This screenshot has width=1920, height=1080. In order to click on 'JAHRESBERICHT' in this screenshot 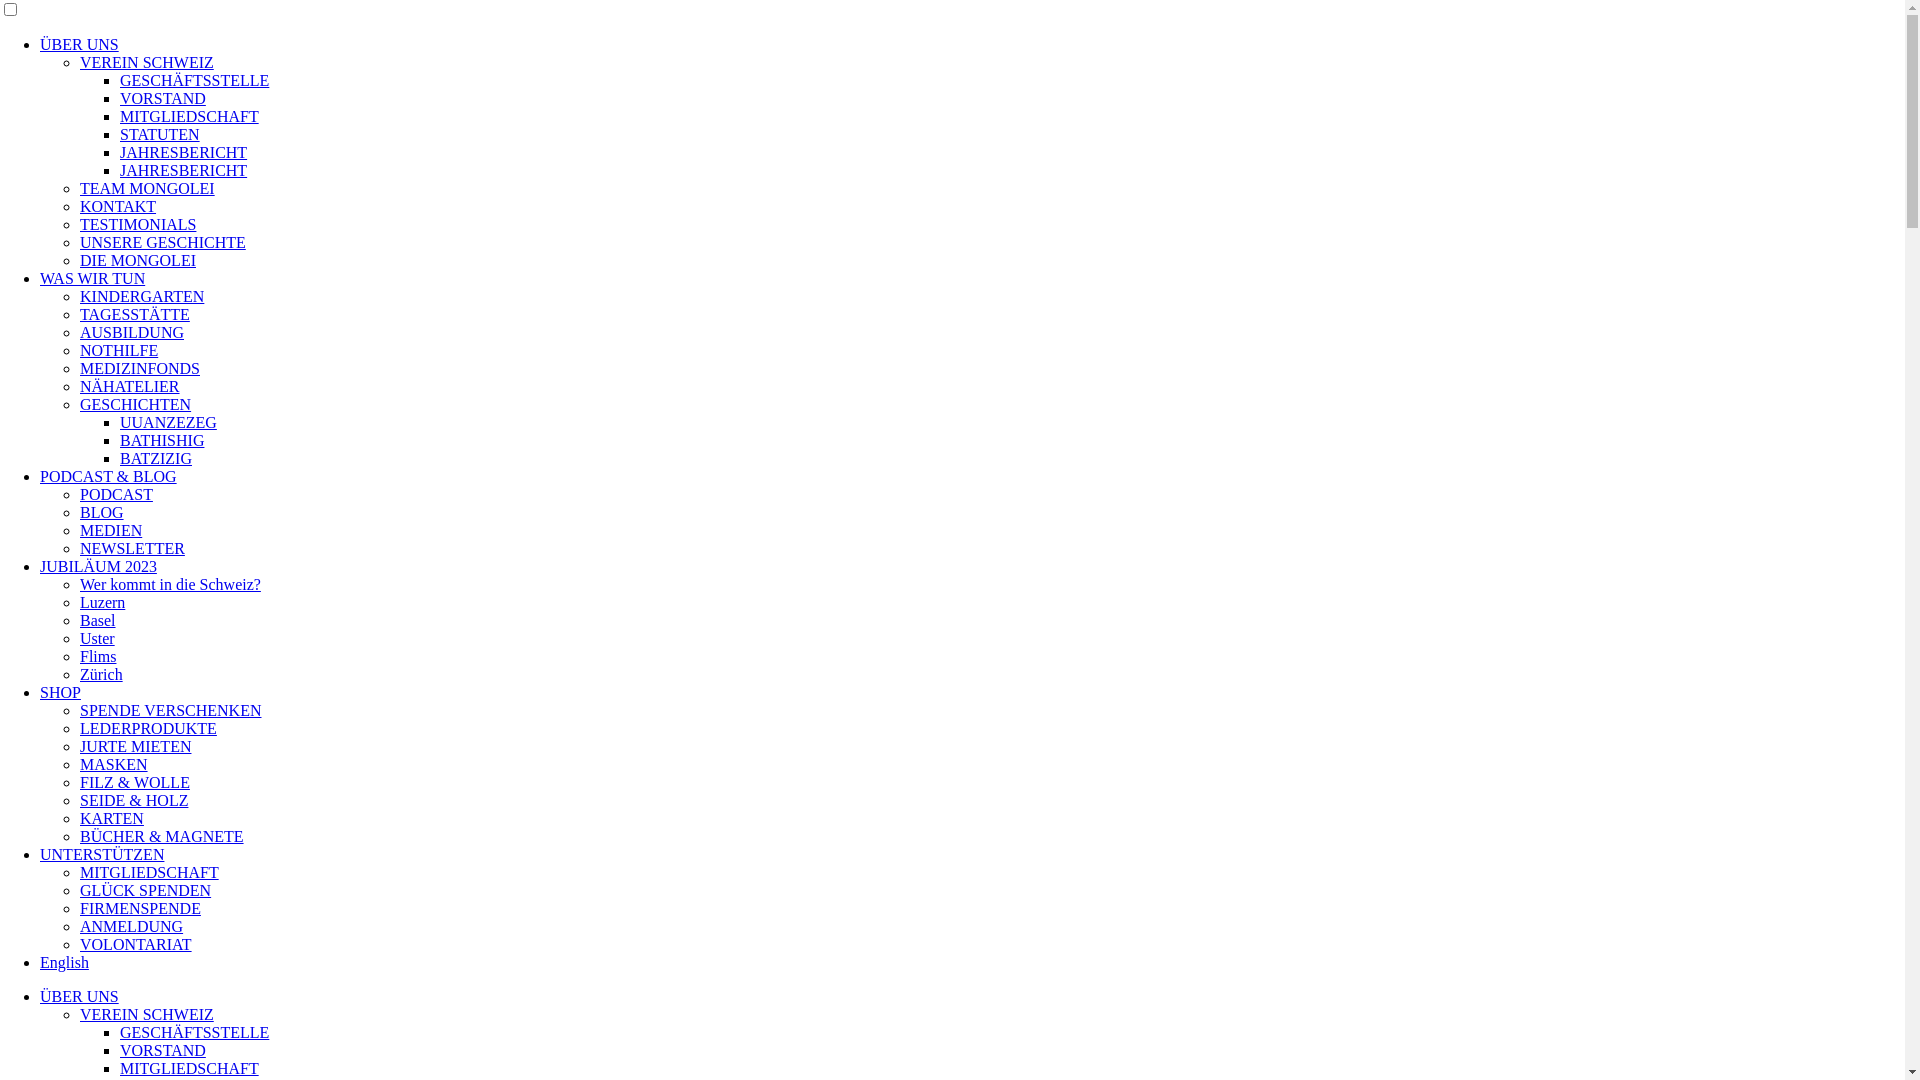, I will do `click(183, 169)`.